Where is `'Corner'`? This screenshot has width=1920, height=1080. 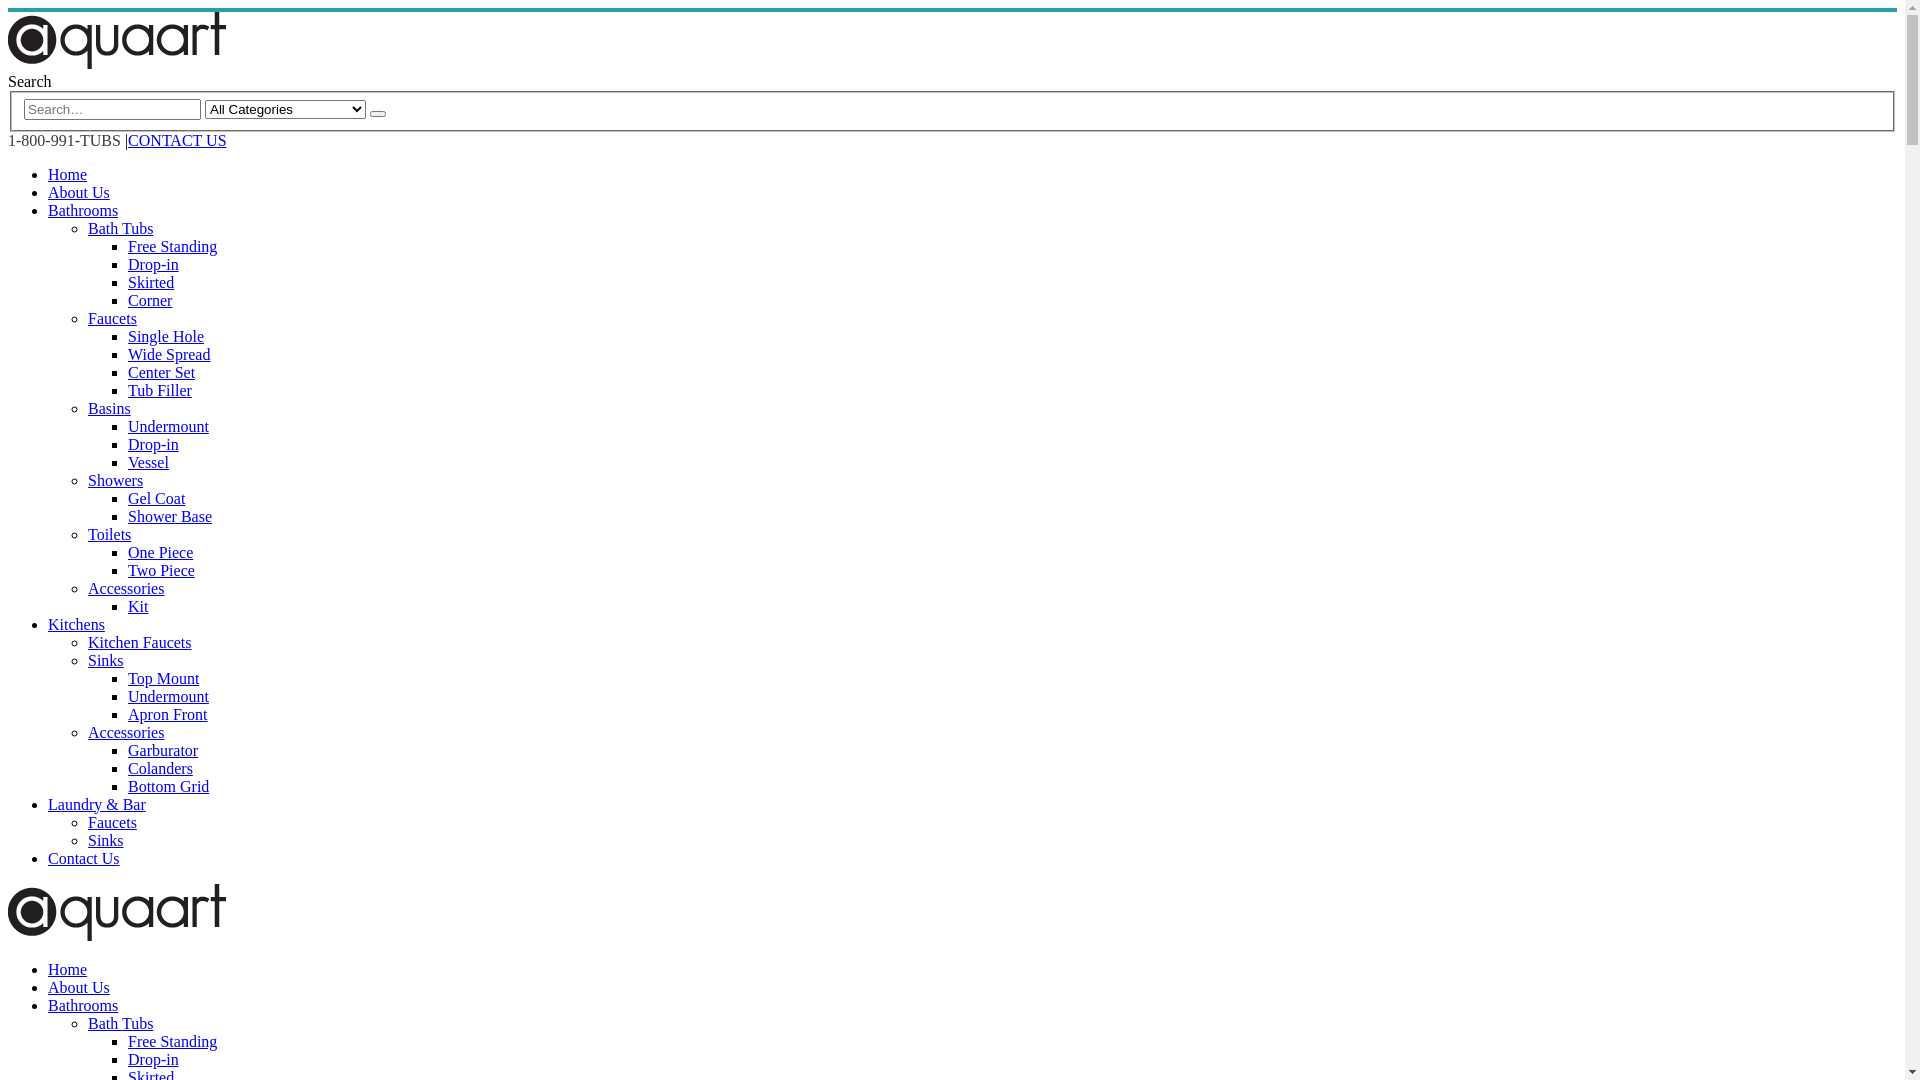
'Corner' is located at coordinates (148, 300).